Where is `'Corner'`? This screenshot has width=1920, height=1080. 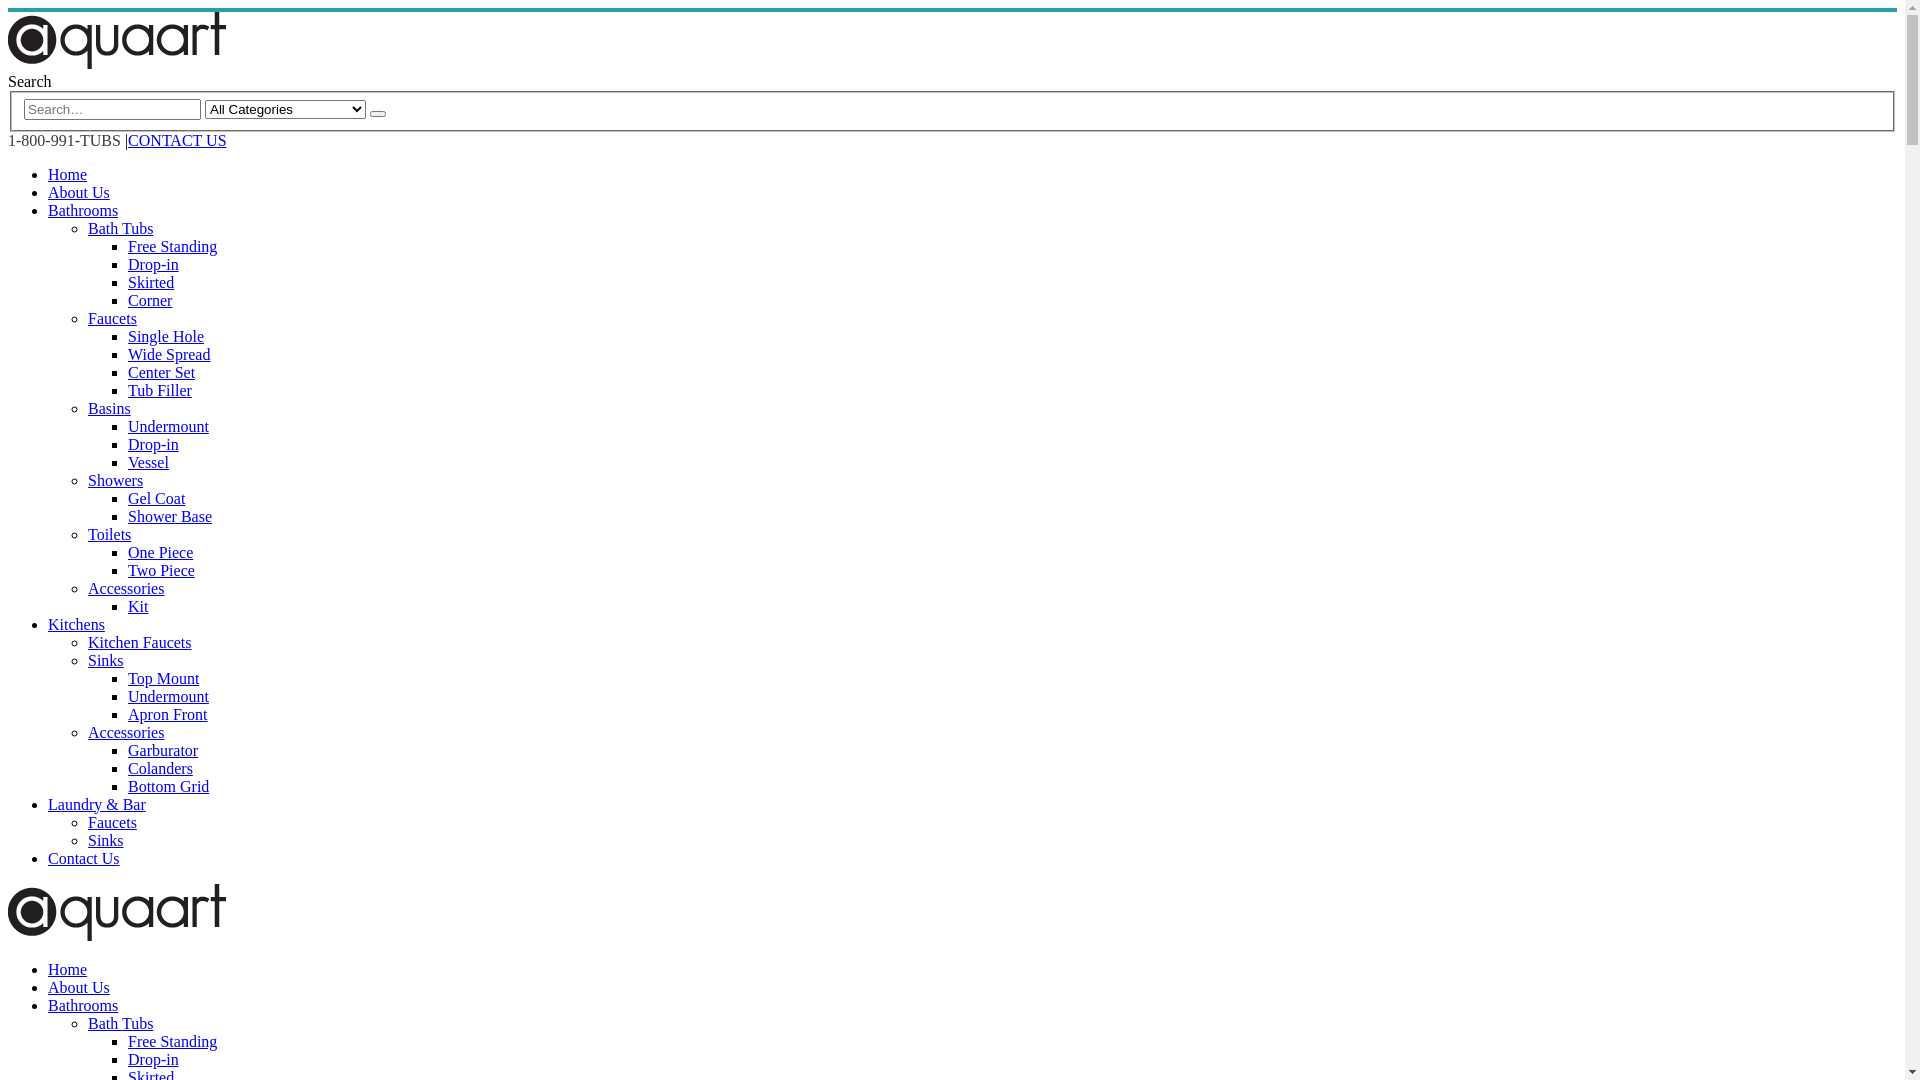
'Corner' is located at coordinates (148, 300).